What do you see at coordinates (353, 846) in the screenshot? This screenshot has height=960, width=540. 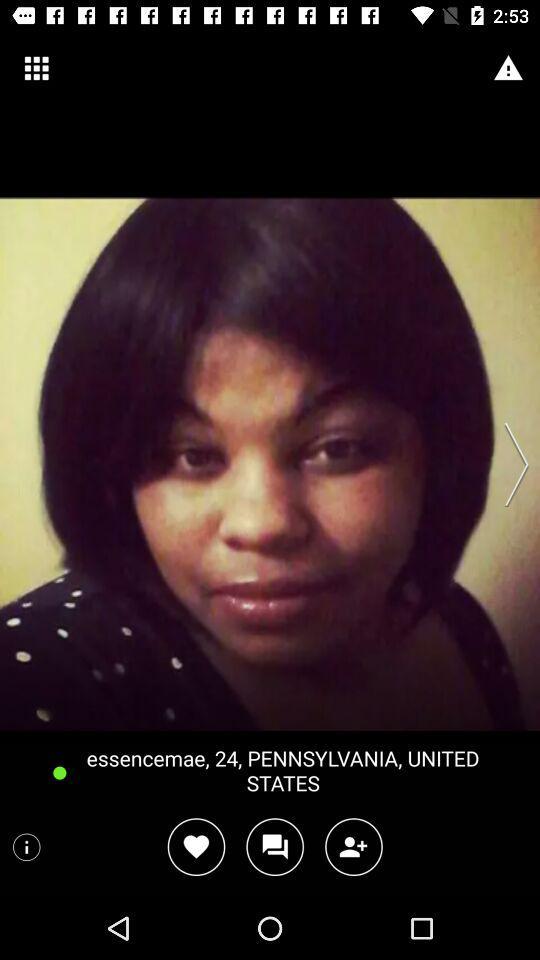 I see `another person` at bounding box center [353, 846].